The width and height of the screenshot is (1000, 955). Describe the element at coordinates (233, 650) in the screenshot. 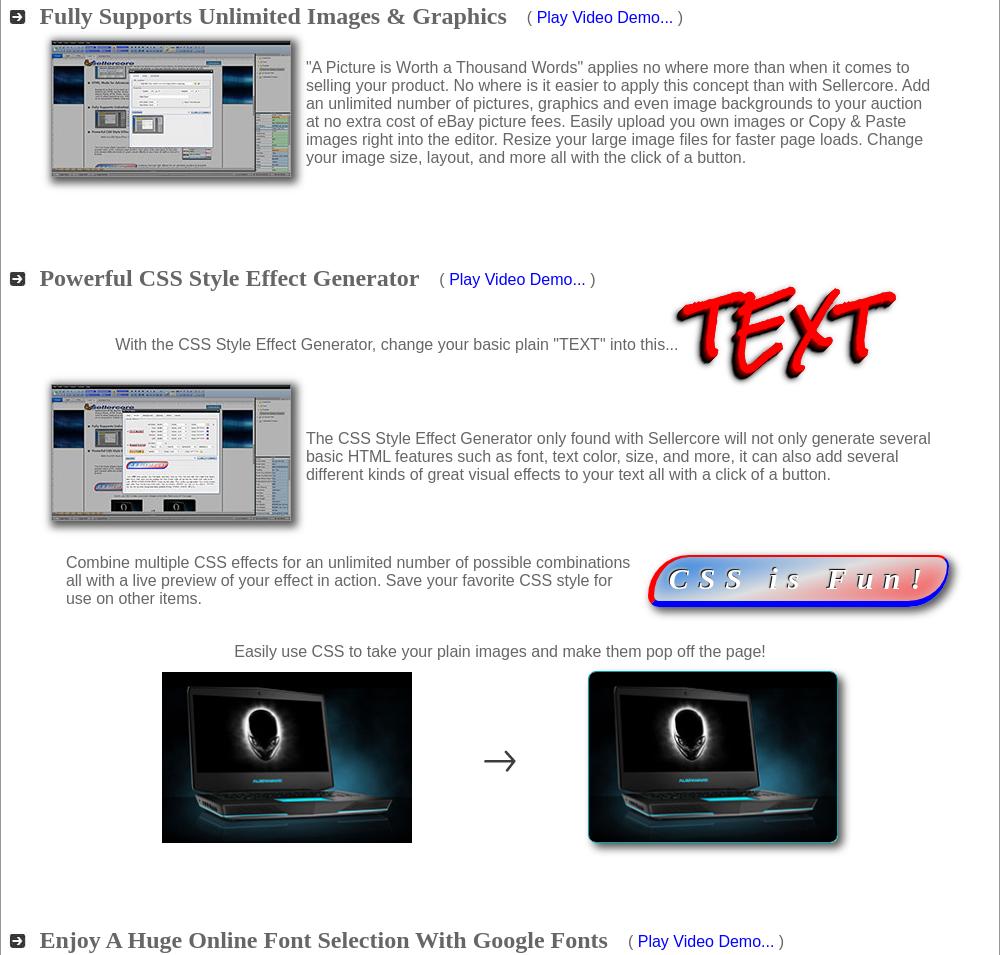

I see `'Easily use CSS to take your plain images and make them pop off the page!'` at that location.